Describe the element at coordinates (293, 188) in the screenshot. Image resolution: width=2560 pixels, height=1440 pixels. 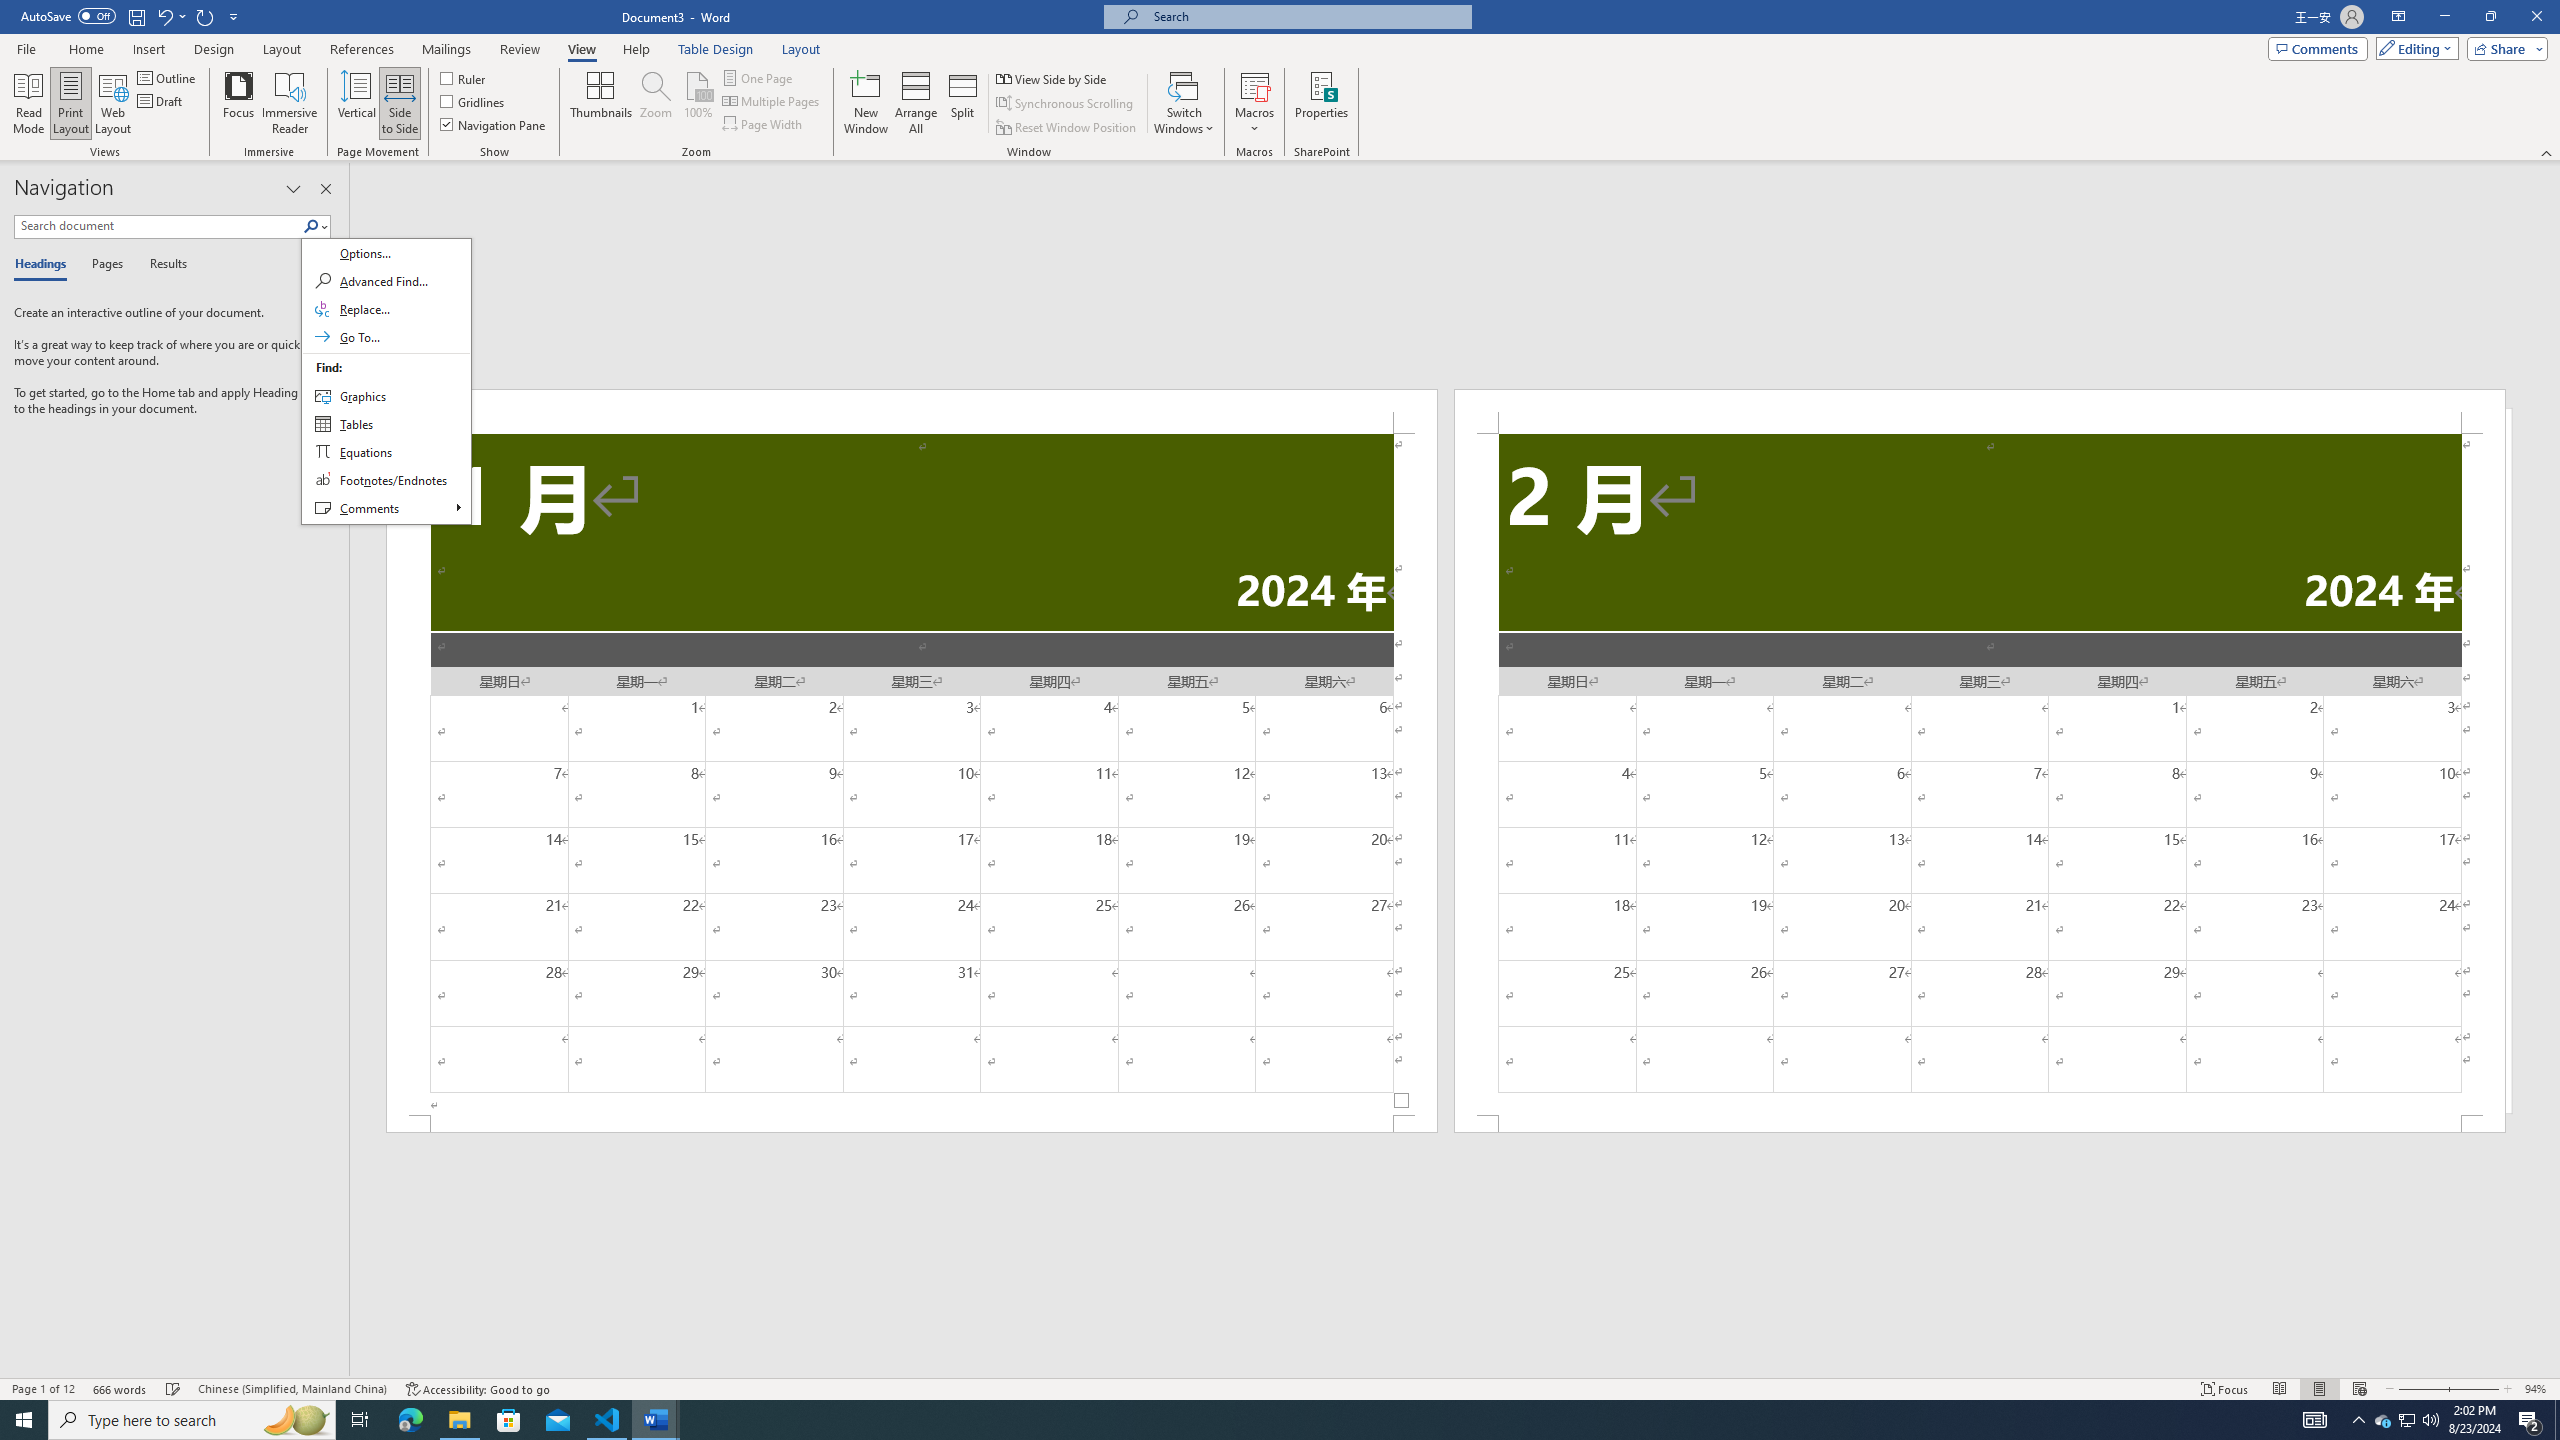
I see `'Task Pane Options'` at that location.